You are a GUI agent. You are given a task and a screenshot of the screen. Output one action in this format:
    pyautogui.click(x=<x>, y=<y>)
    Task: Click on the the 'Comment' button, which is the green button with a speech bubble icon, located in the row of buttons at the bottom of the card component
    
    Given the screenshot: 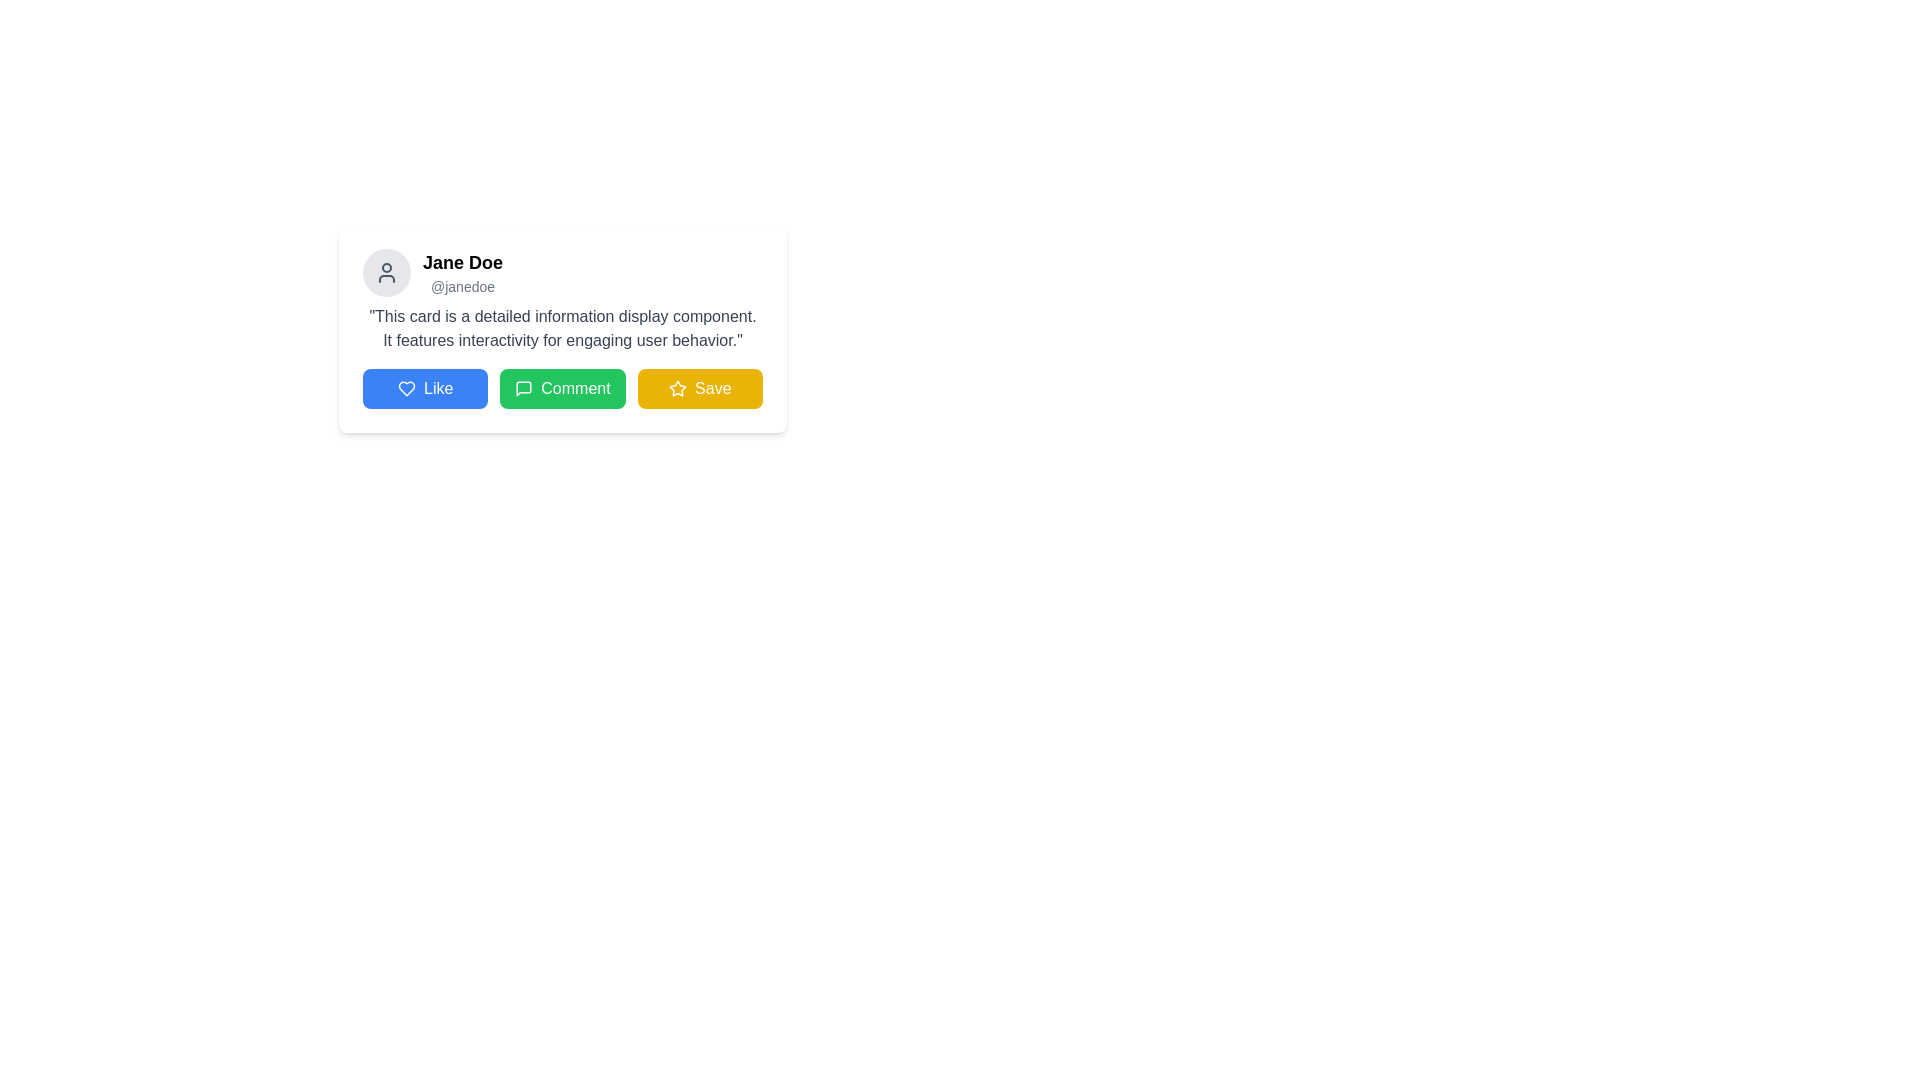 What is the action you would take?
    pyautogui.click(x=561, y=389)
    